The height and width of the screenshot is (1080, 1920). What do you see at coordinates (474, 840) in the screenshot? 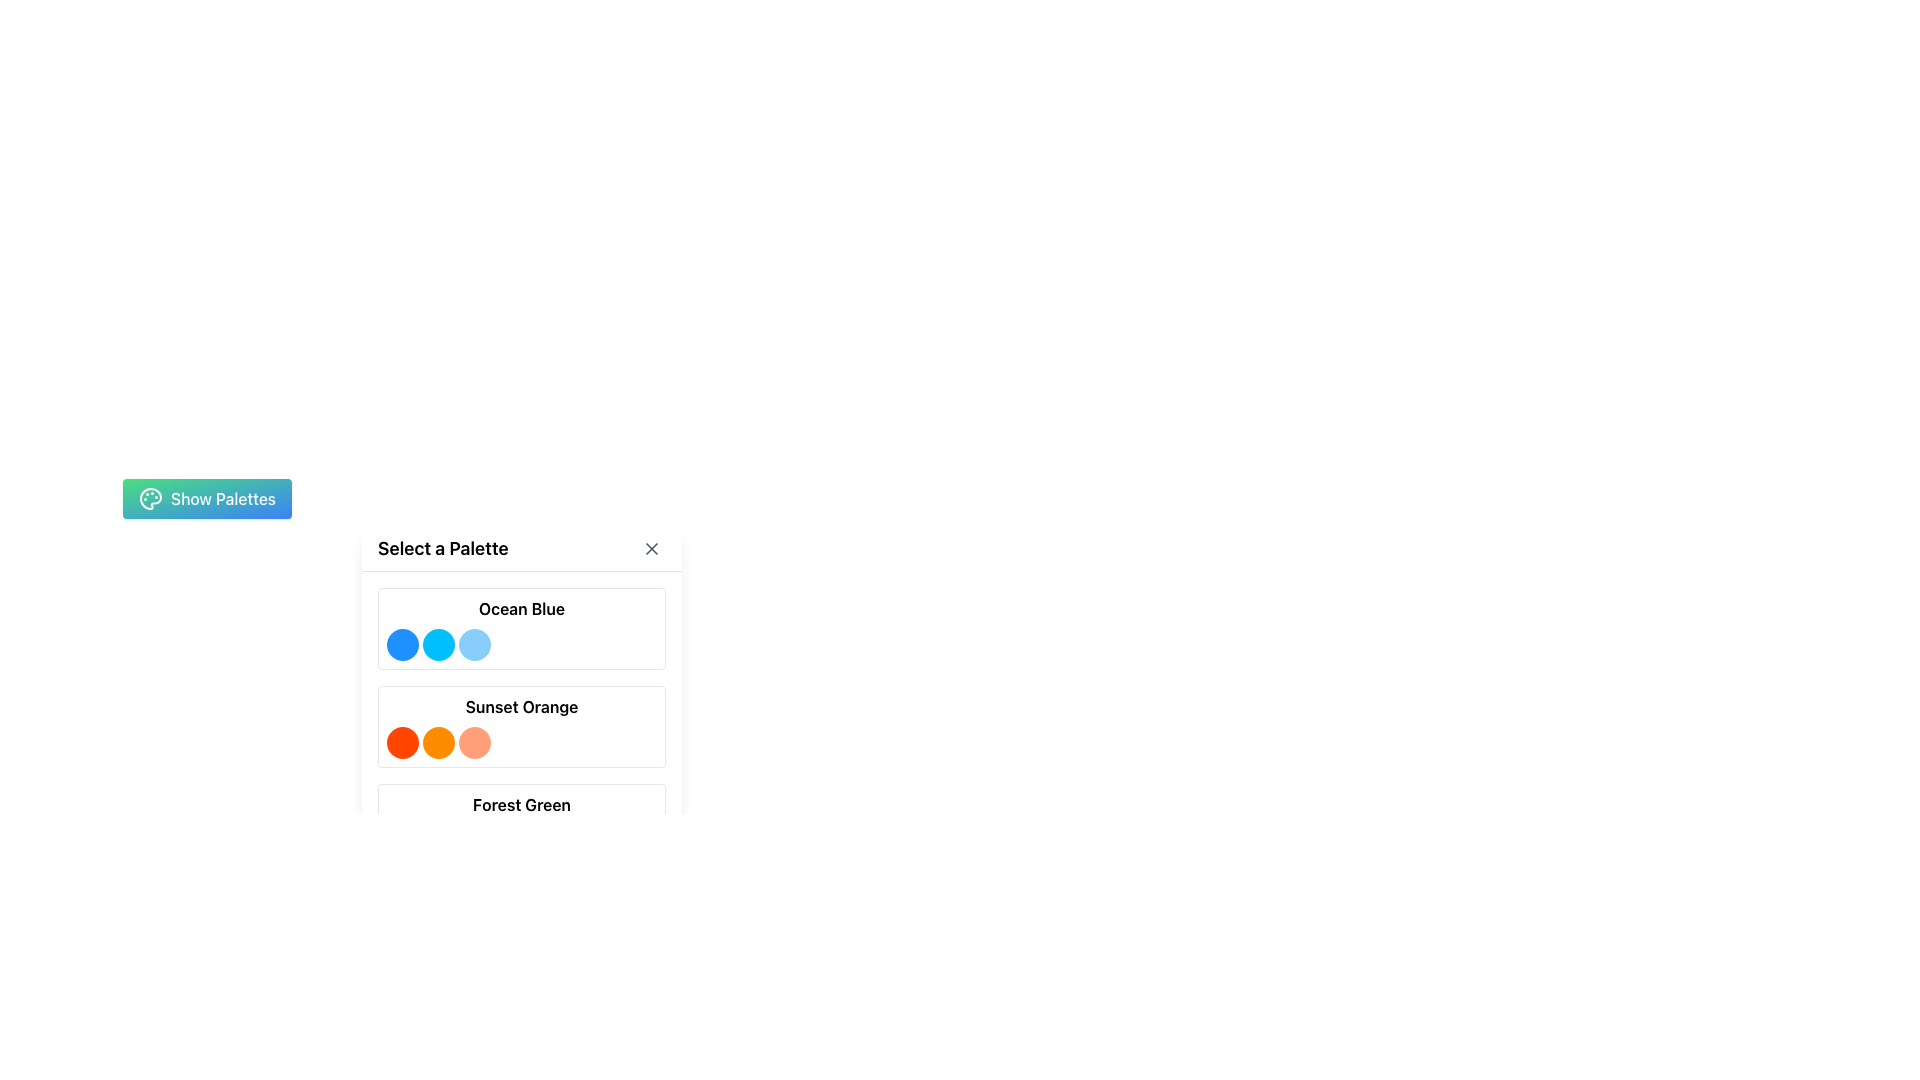
I see `the small circular Color option indicator with a light teal background, which is the third item in a row of three colored circles in the 'Forest Green' palette section` at bounding box center [474, 840].